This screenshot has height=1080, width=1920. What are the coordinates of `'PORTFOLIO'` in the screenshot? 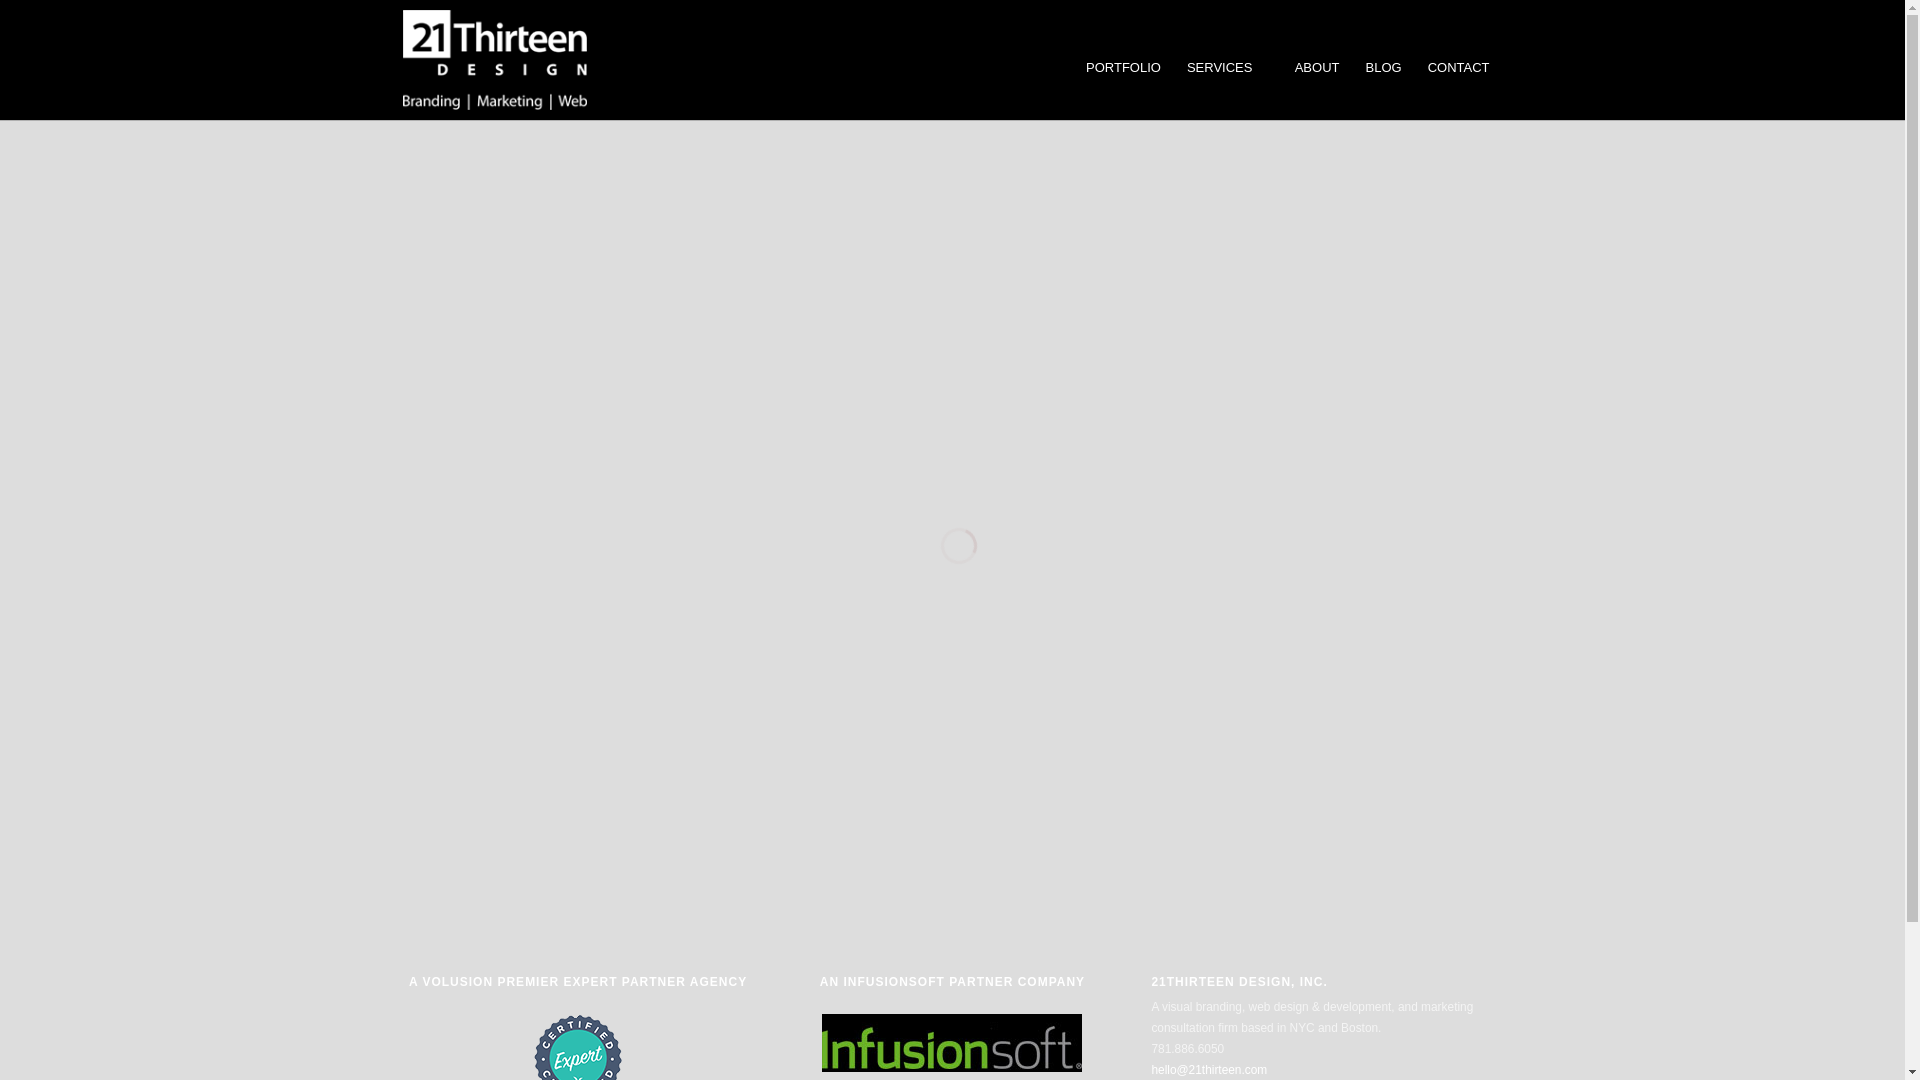 It's located at (1123, 67).